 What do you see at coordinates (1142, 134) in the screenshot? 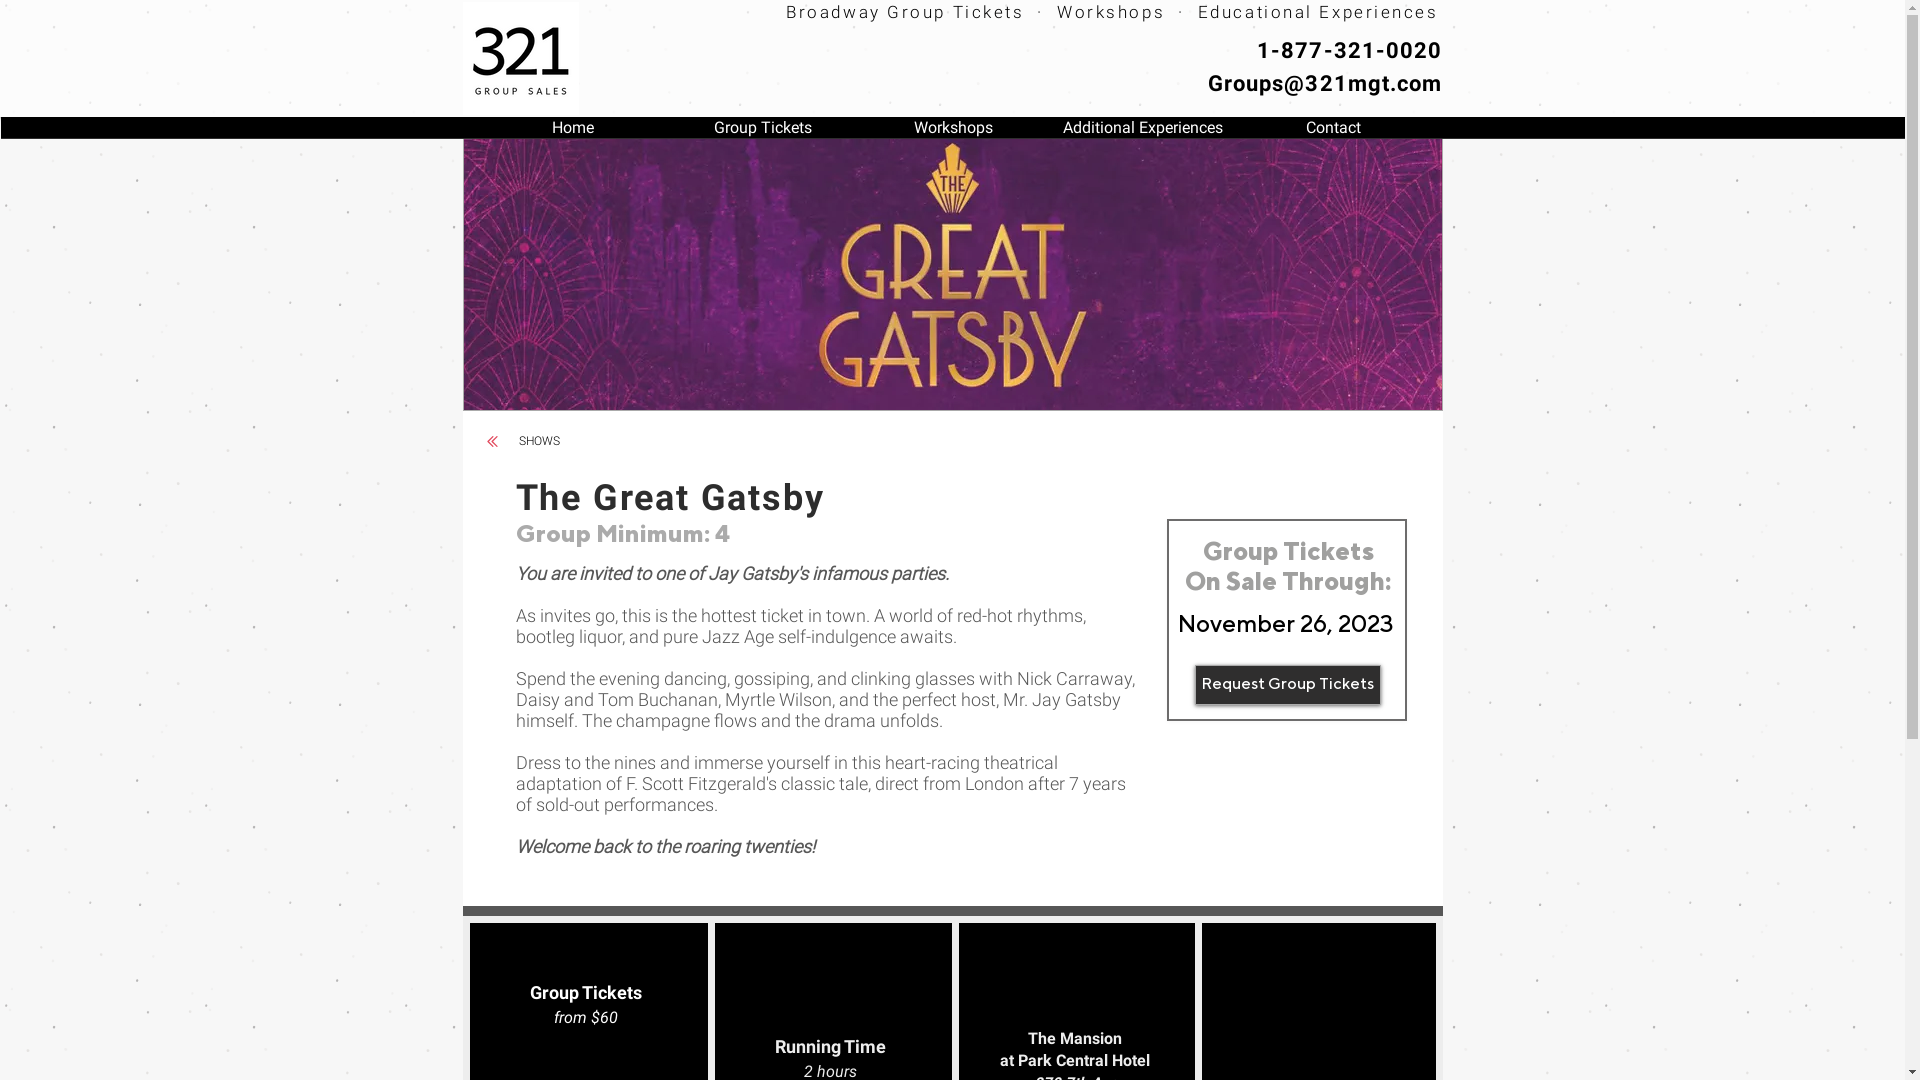
I see `'Additional Experiences'` at bounding box center [1142, 134].